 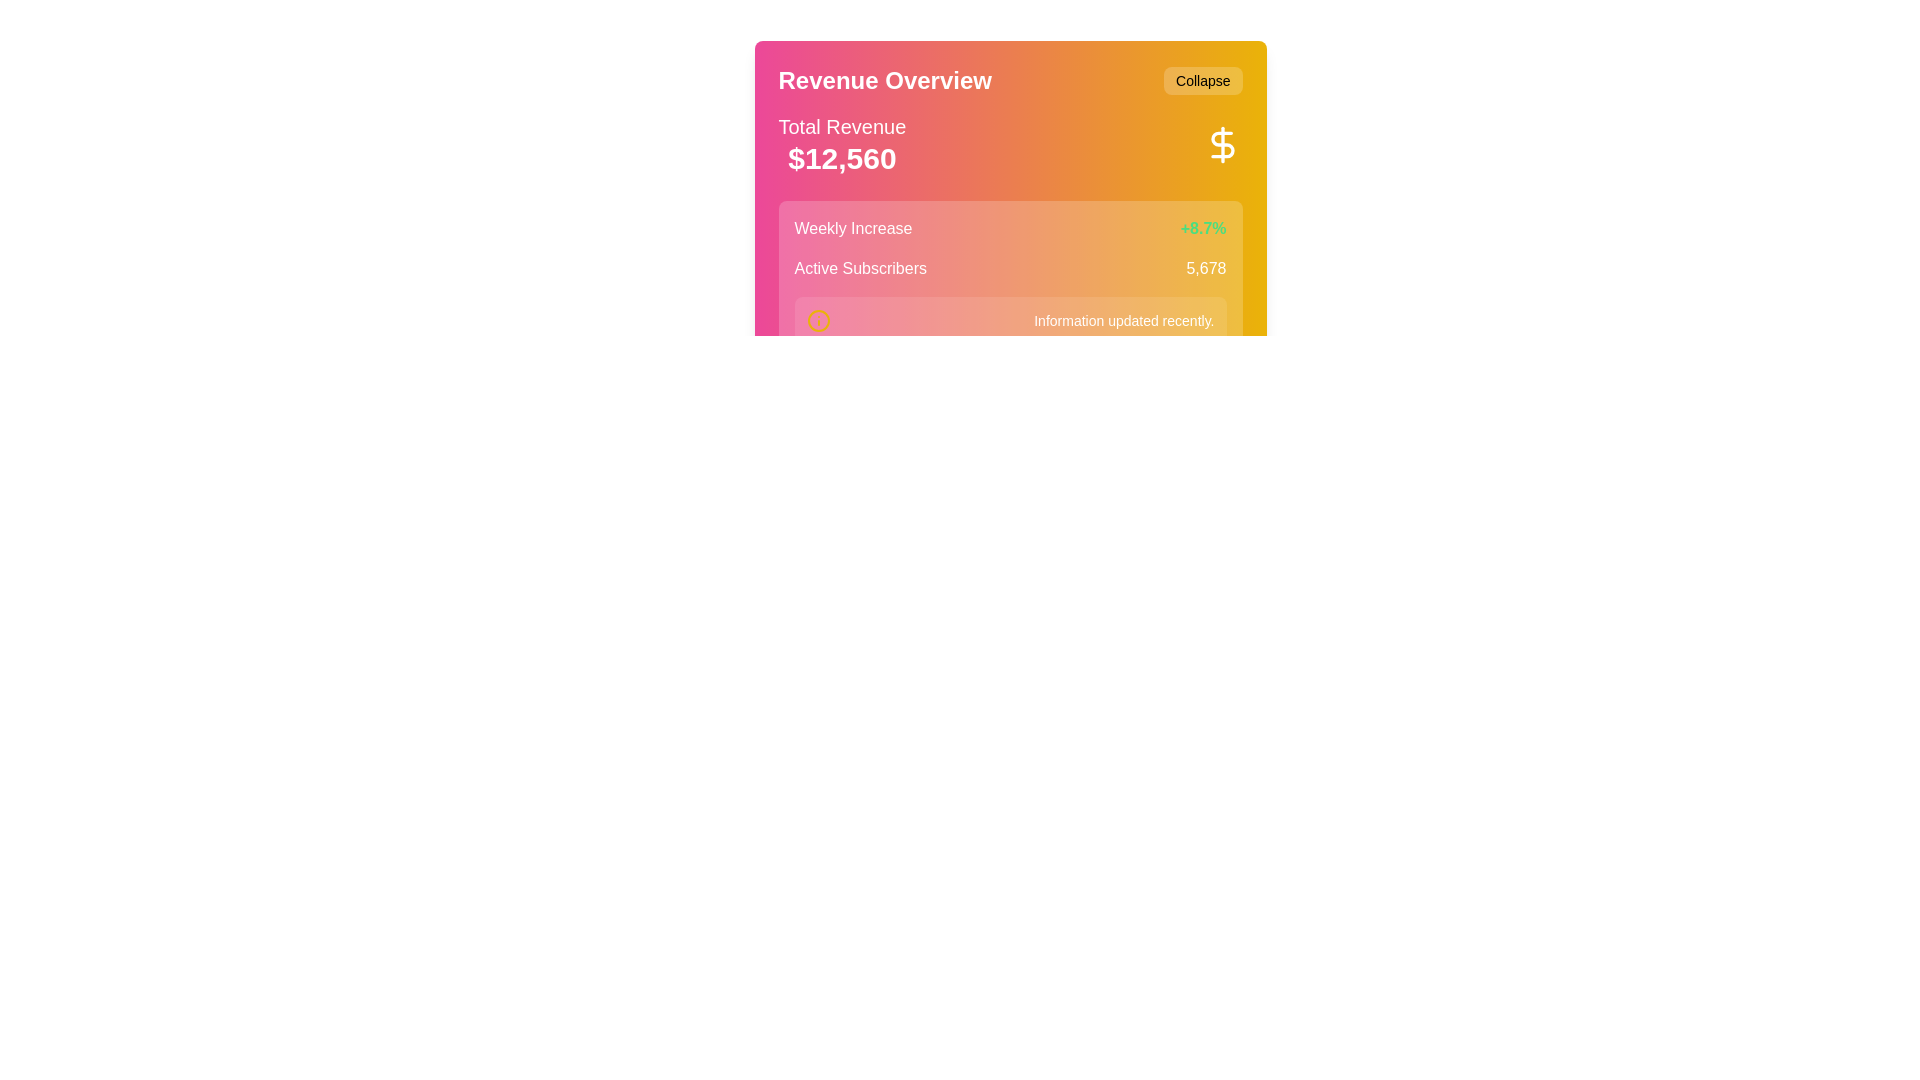 I want to click on the 'Total Revenue' text label displayed in white font within the 'Revenue Overview' card, which is positioned at the top left corner of the card, so click(x=842, y=127).